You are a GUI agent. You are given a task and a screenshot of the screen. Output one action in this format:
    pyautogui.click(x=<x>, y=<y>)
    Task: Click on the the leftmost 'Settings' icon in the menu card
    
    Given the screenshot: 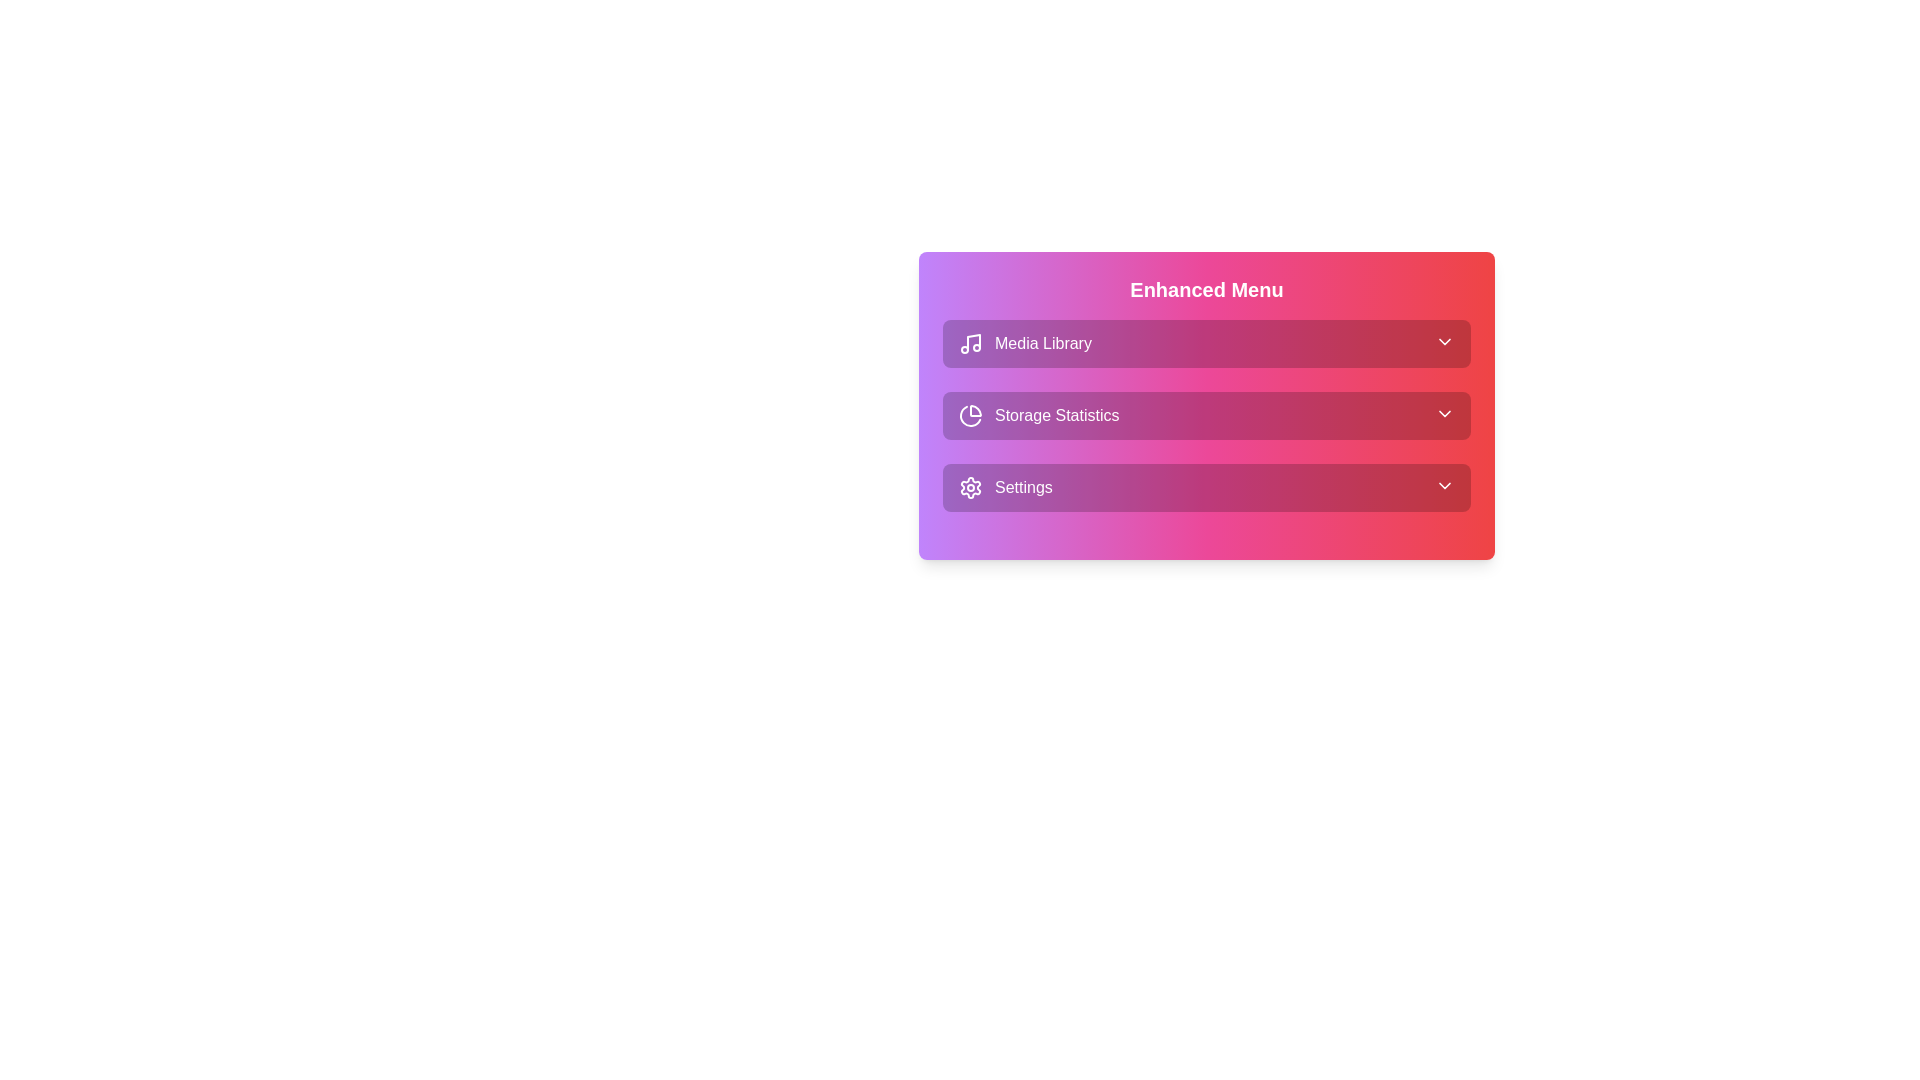 What is the action you would take?
    pyautogui.click(x=970, y=488)
    